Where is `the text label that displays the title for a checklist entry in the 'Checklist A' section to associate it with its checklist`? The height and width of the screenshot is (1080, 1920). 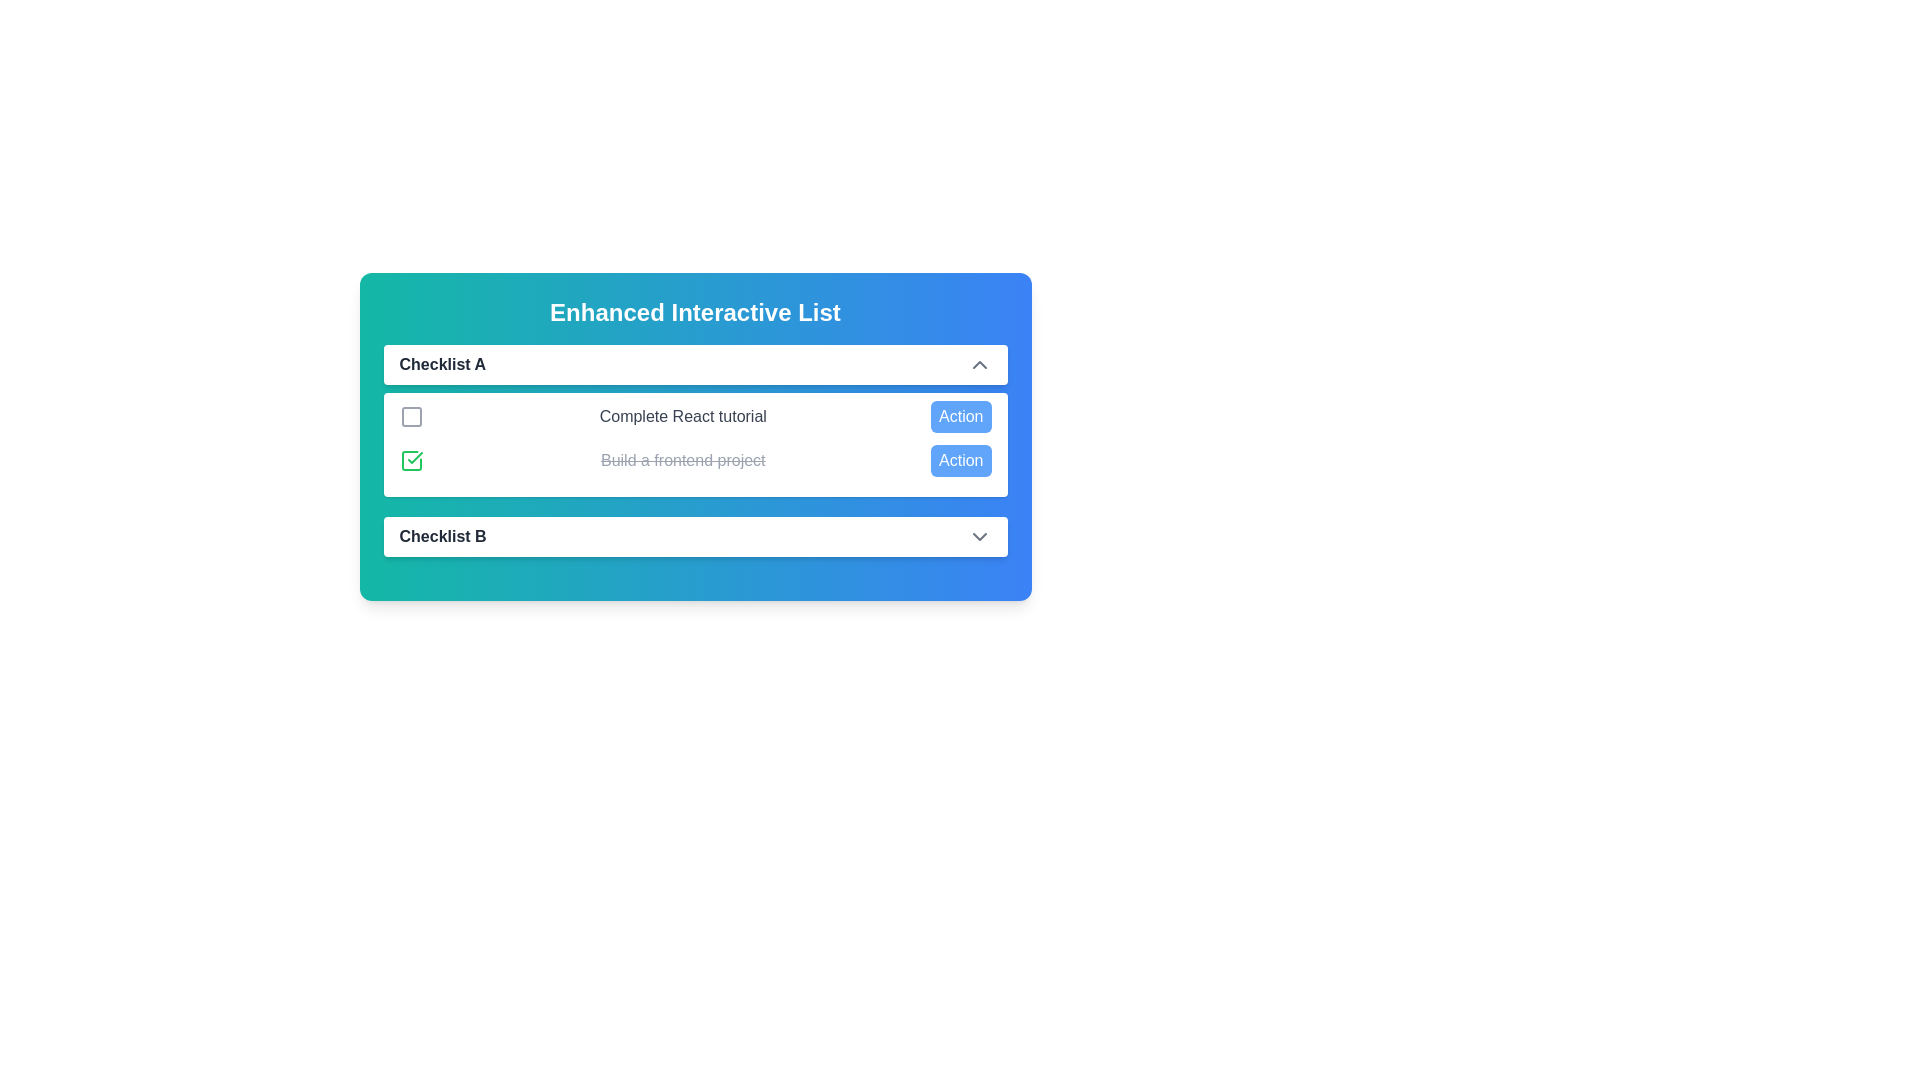 the text label that displays the title for a checklist entry in the 'Checklist A' section to associate it with its checklist is located at coordinates (442, 535).